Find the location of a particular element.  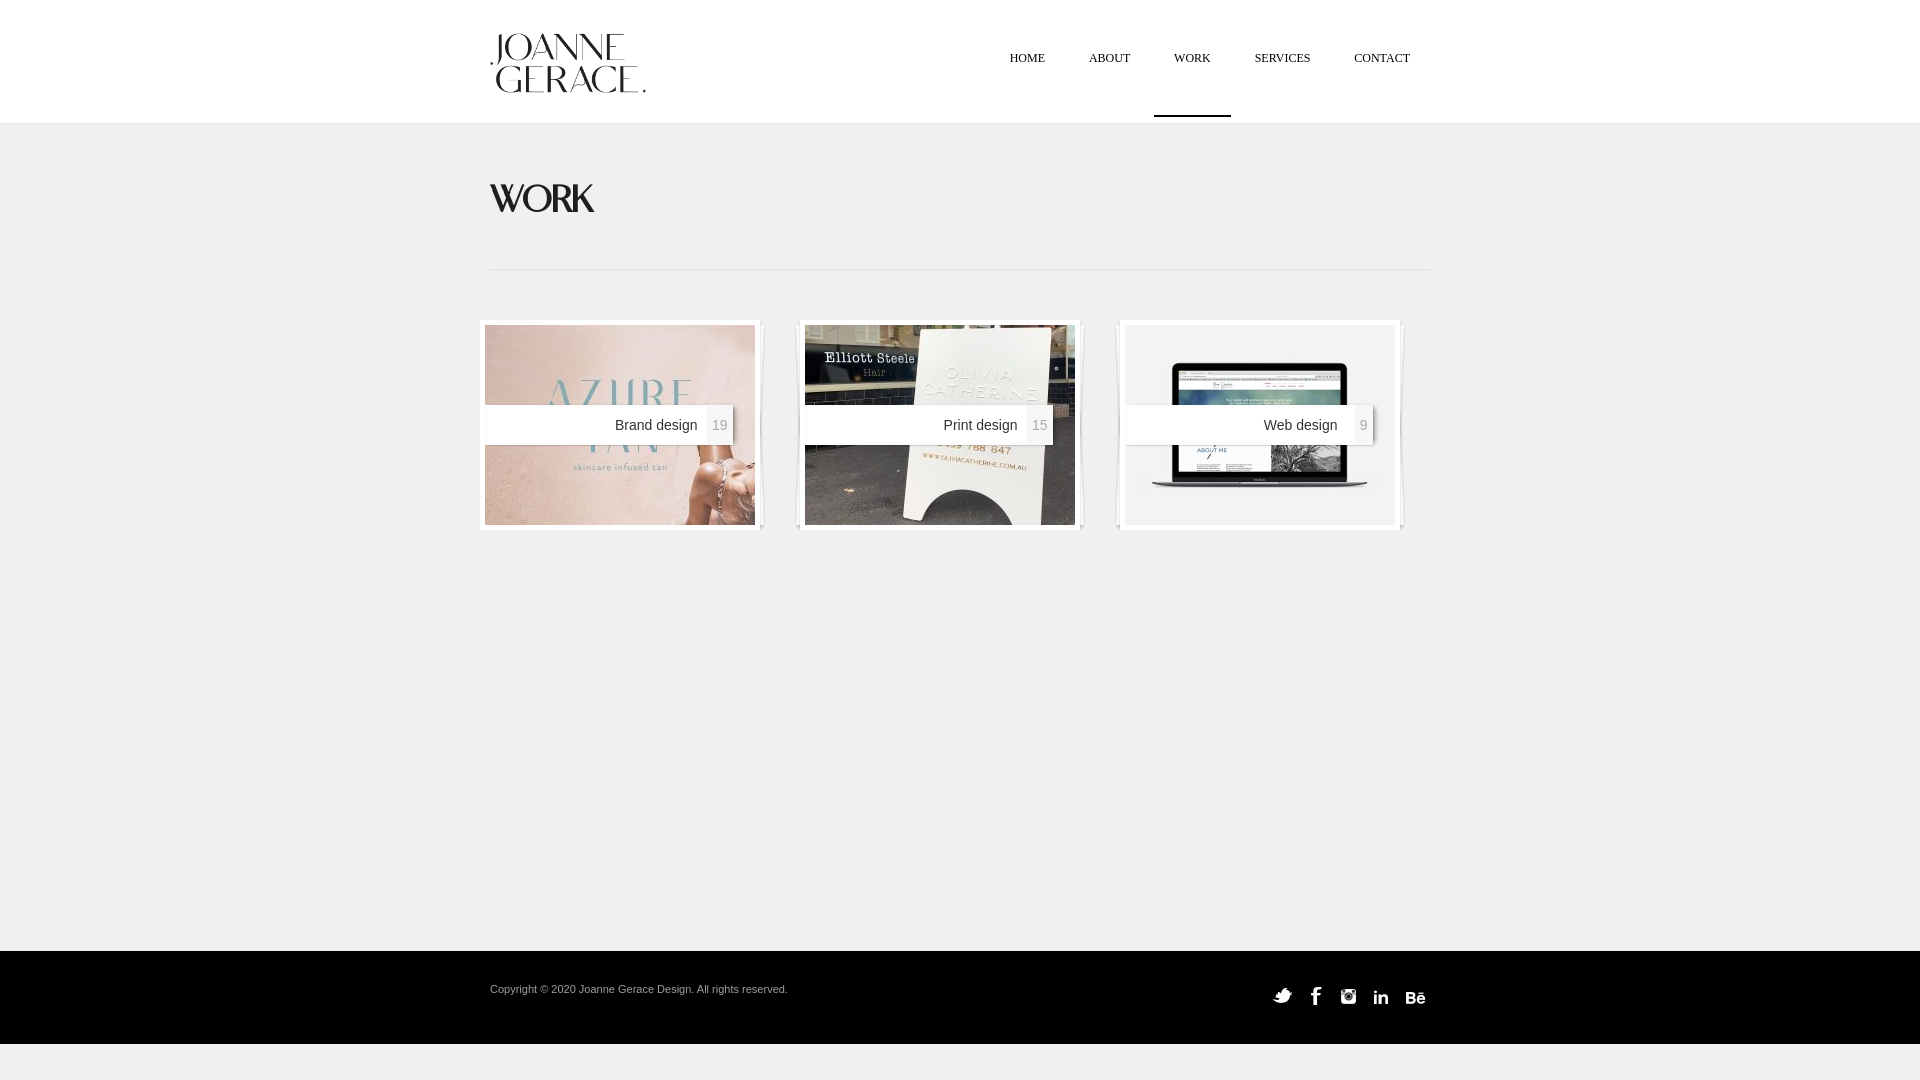

'WORK' is located at coordinates (1192, 82).